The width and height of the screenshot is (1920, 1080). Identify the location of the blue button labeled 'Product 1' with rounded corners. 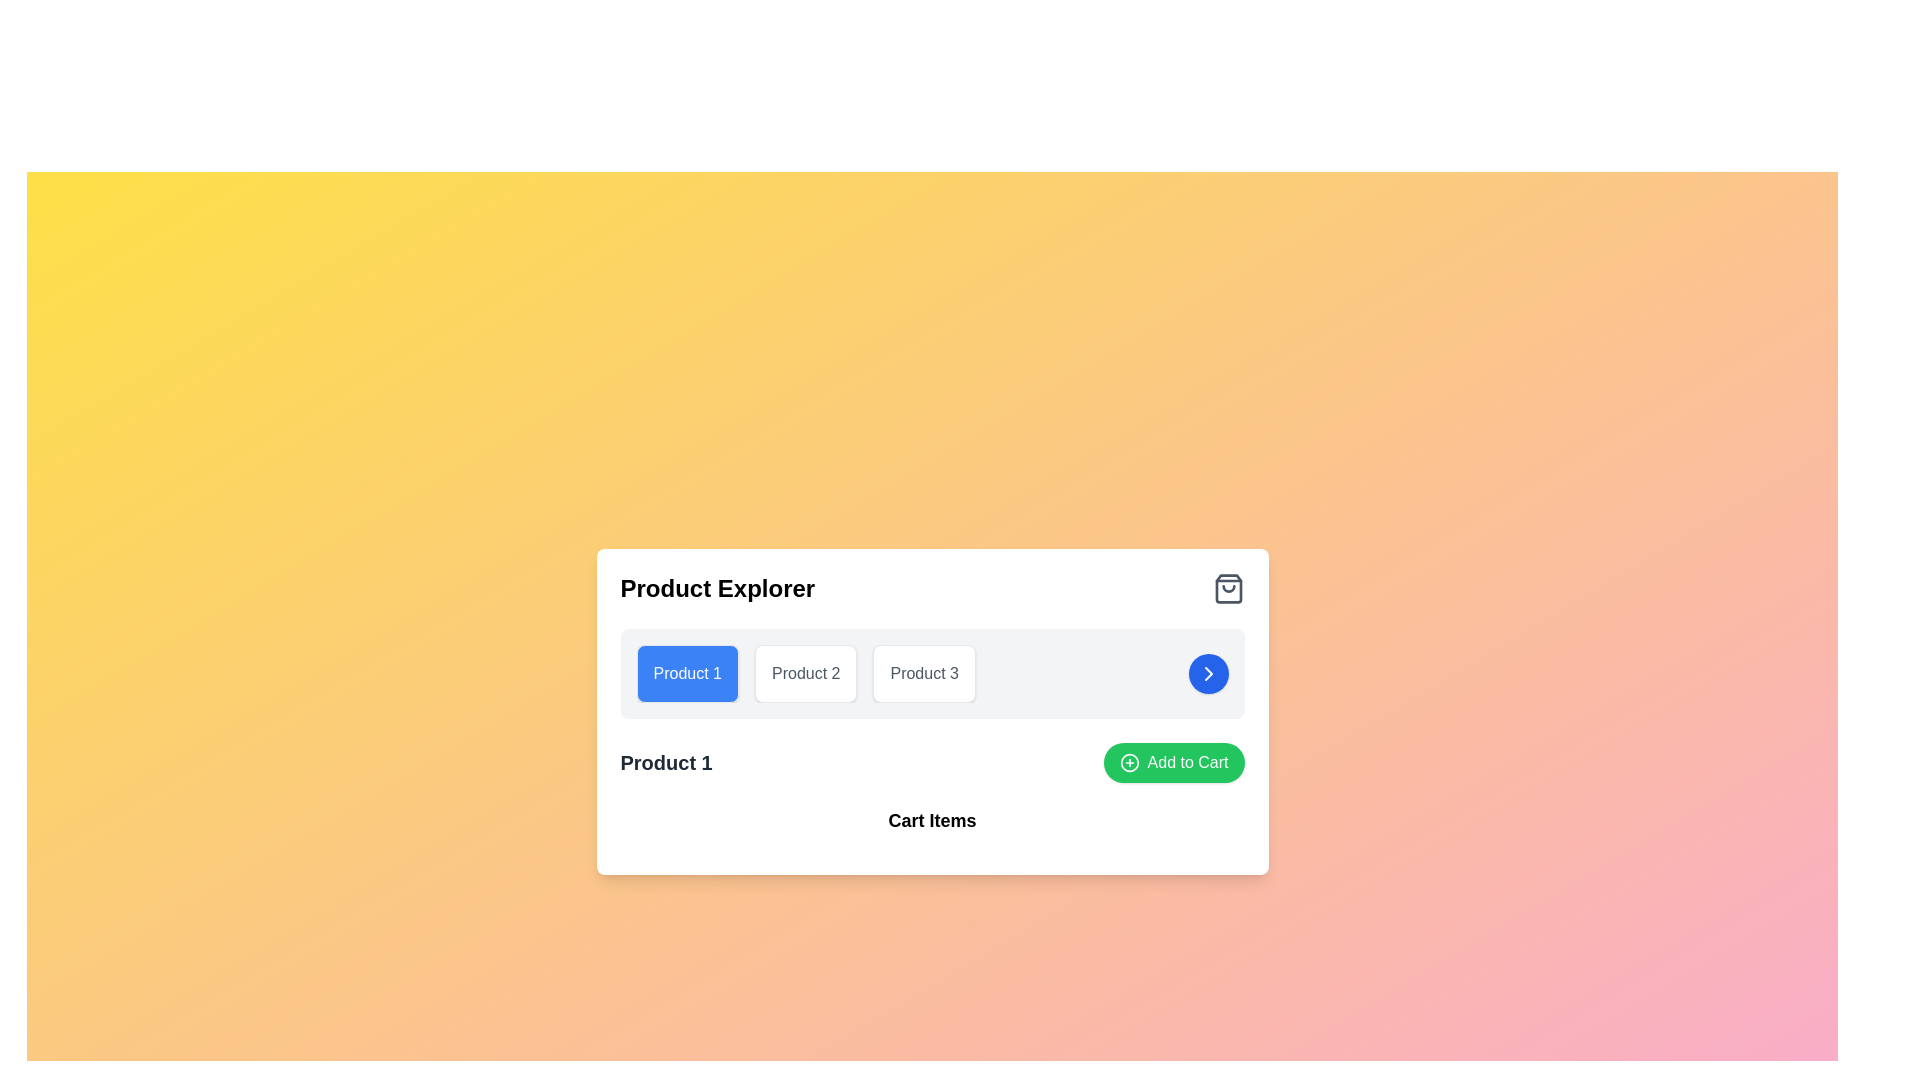
(687, 674).